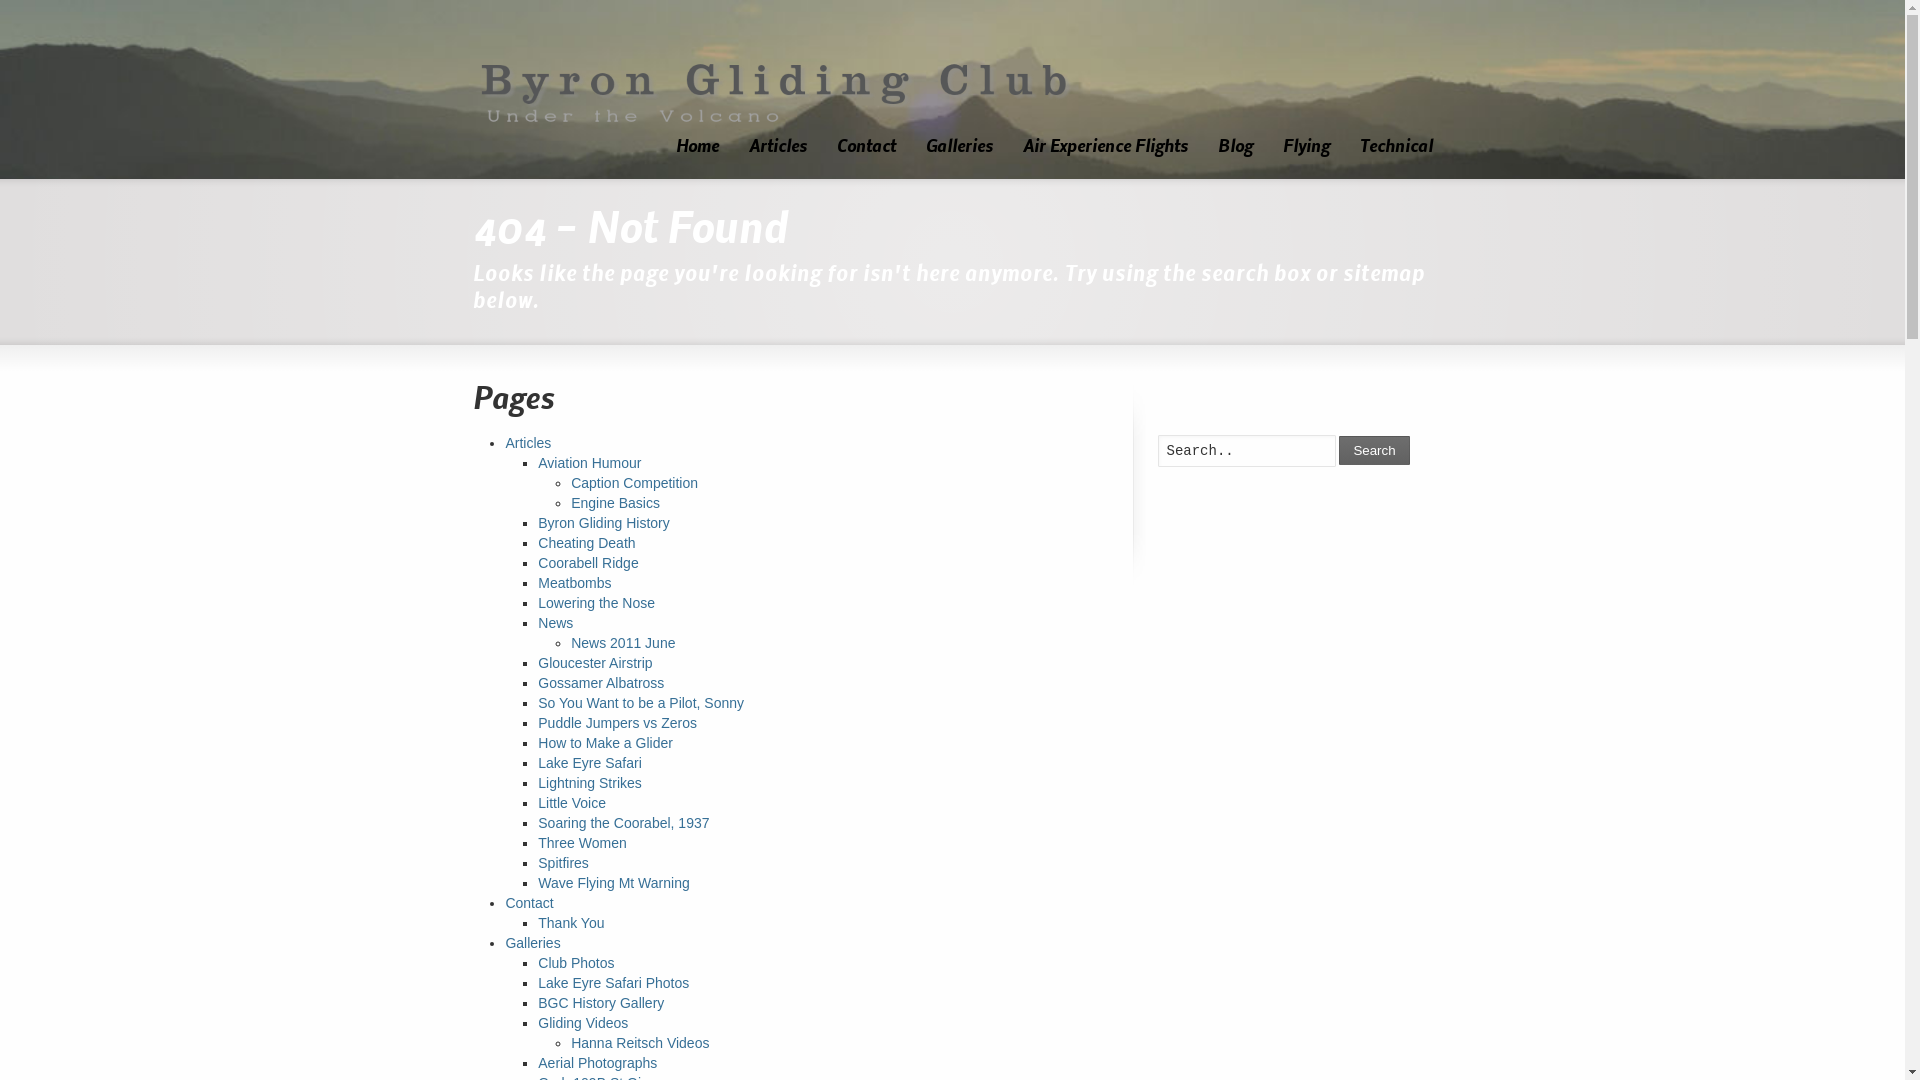 This screenshot has width=1920, height=1080. What do you see at coordinates (537, 663) in the screenshot?
I see `'Gloucester Airstrip'` at bounding box center [537, 663].